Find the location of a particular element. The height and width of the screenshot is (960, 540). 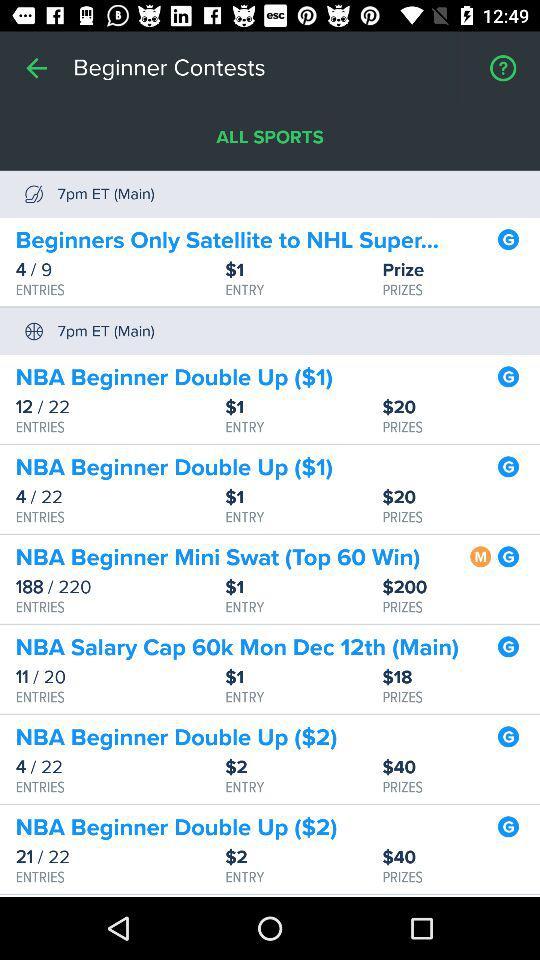

the prize icon is located at coordinates (461, 269).